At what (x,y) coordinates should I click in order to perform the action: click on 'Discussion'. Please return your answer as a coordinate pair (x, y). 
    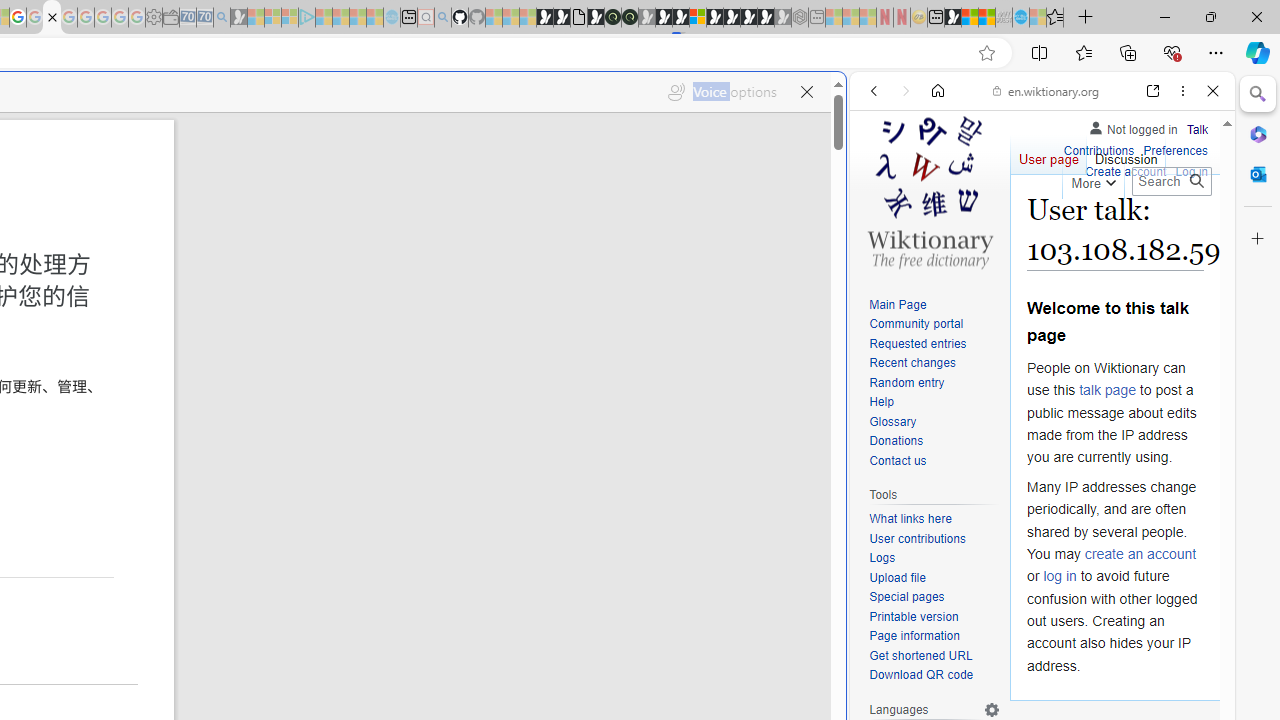
    Looking at the image, I should click on (1125, 154).